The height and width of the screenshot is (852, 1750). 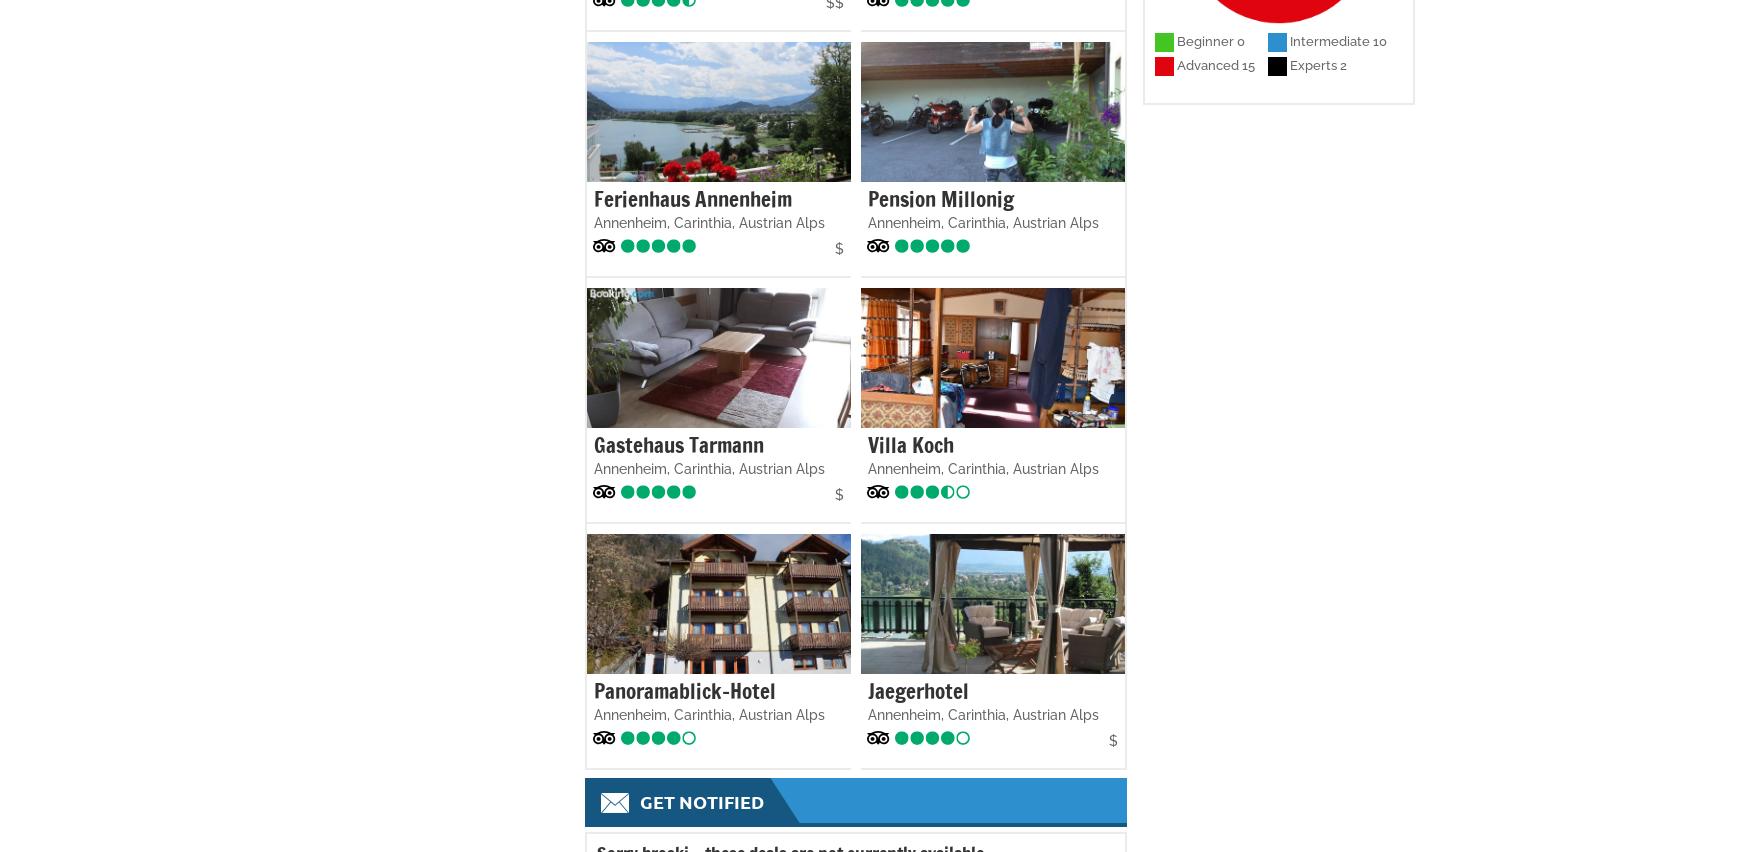 What do you see at coordinates (1337, 41) in the screenshot?
I see `'Intermediate 10'` at bounding box center [1337, 41].